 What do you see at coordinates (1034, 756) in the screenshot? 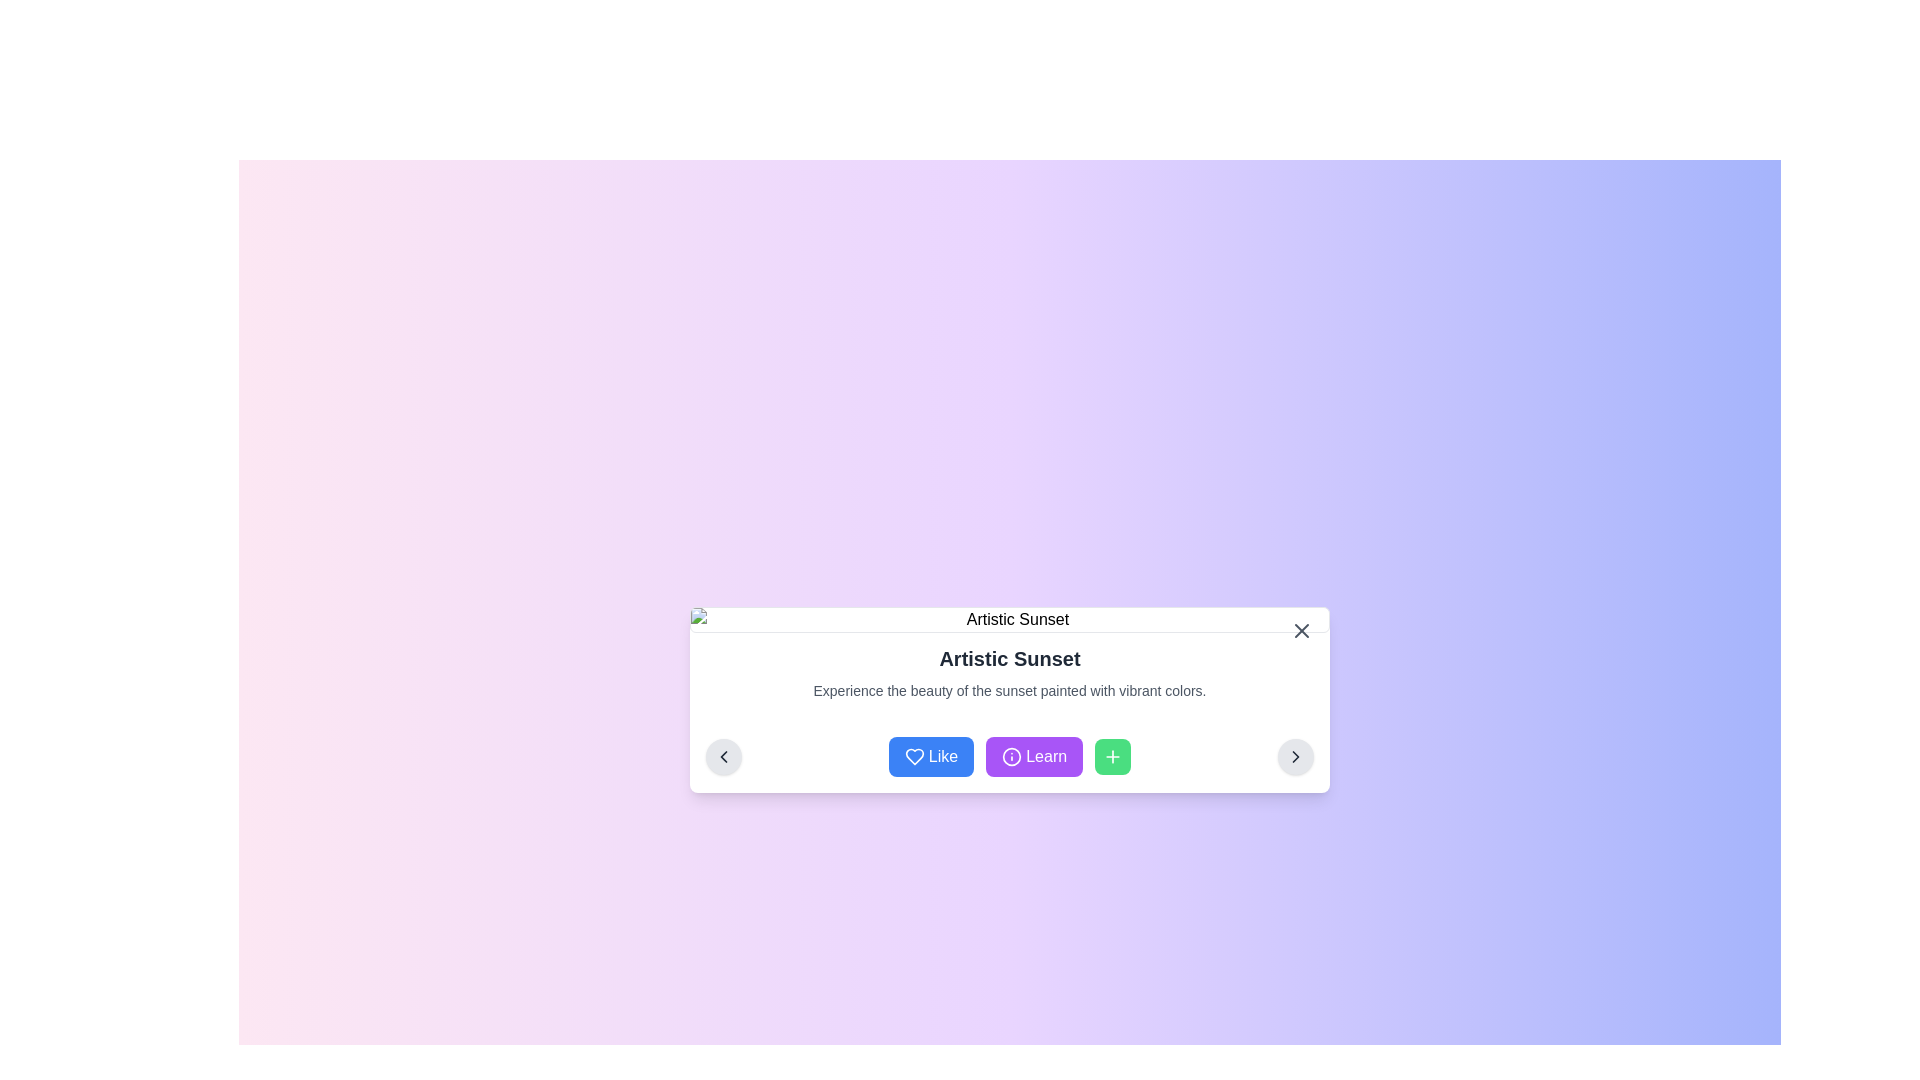
I see `the purple 'Learn' button with white text, which has an information icon to its left, to observe its interactive styling` at bounding box center [1034, 756].